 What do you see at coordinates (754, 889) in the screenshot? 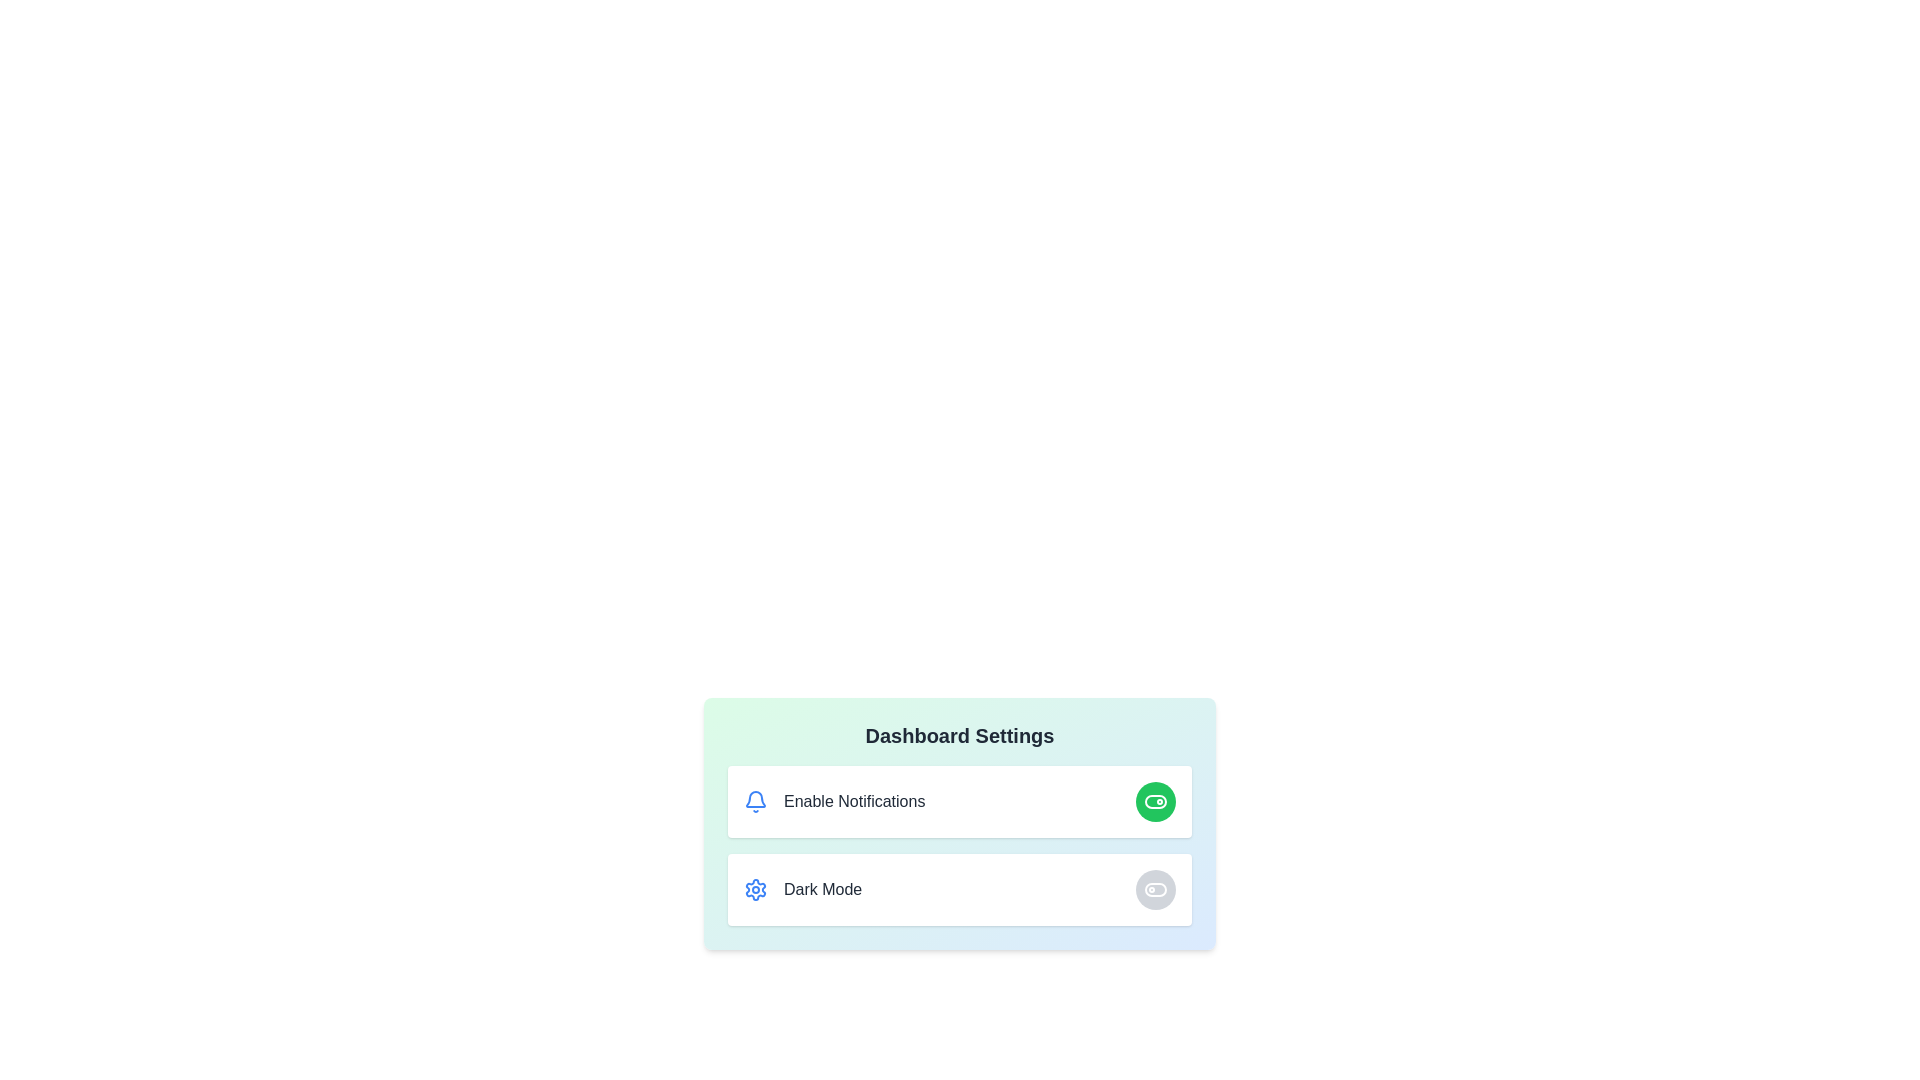
I see `the 'Dark Mode' settings icon located to the left of the 'Dark Mode' text` at bounding box center [754, 889].